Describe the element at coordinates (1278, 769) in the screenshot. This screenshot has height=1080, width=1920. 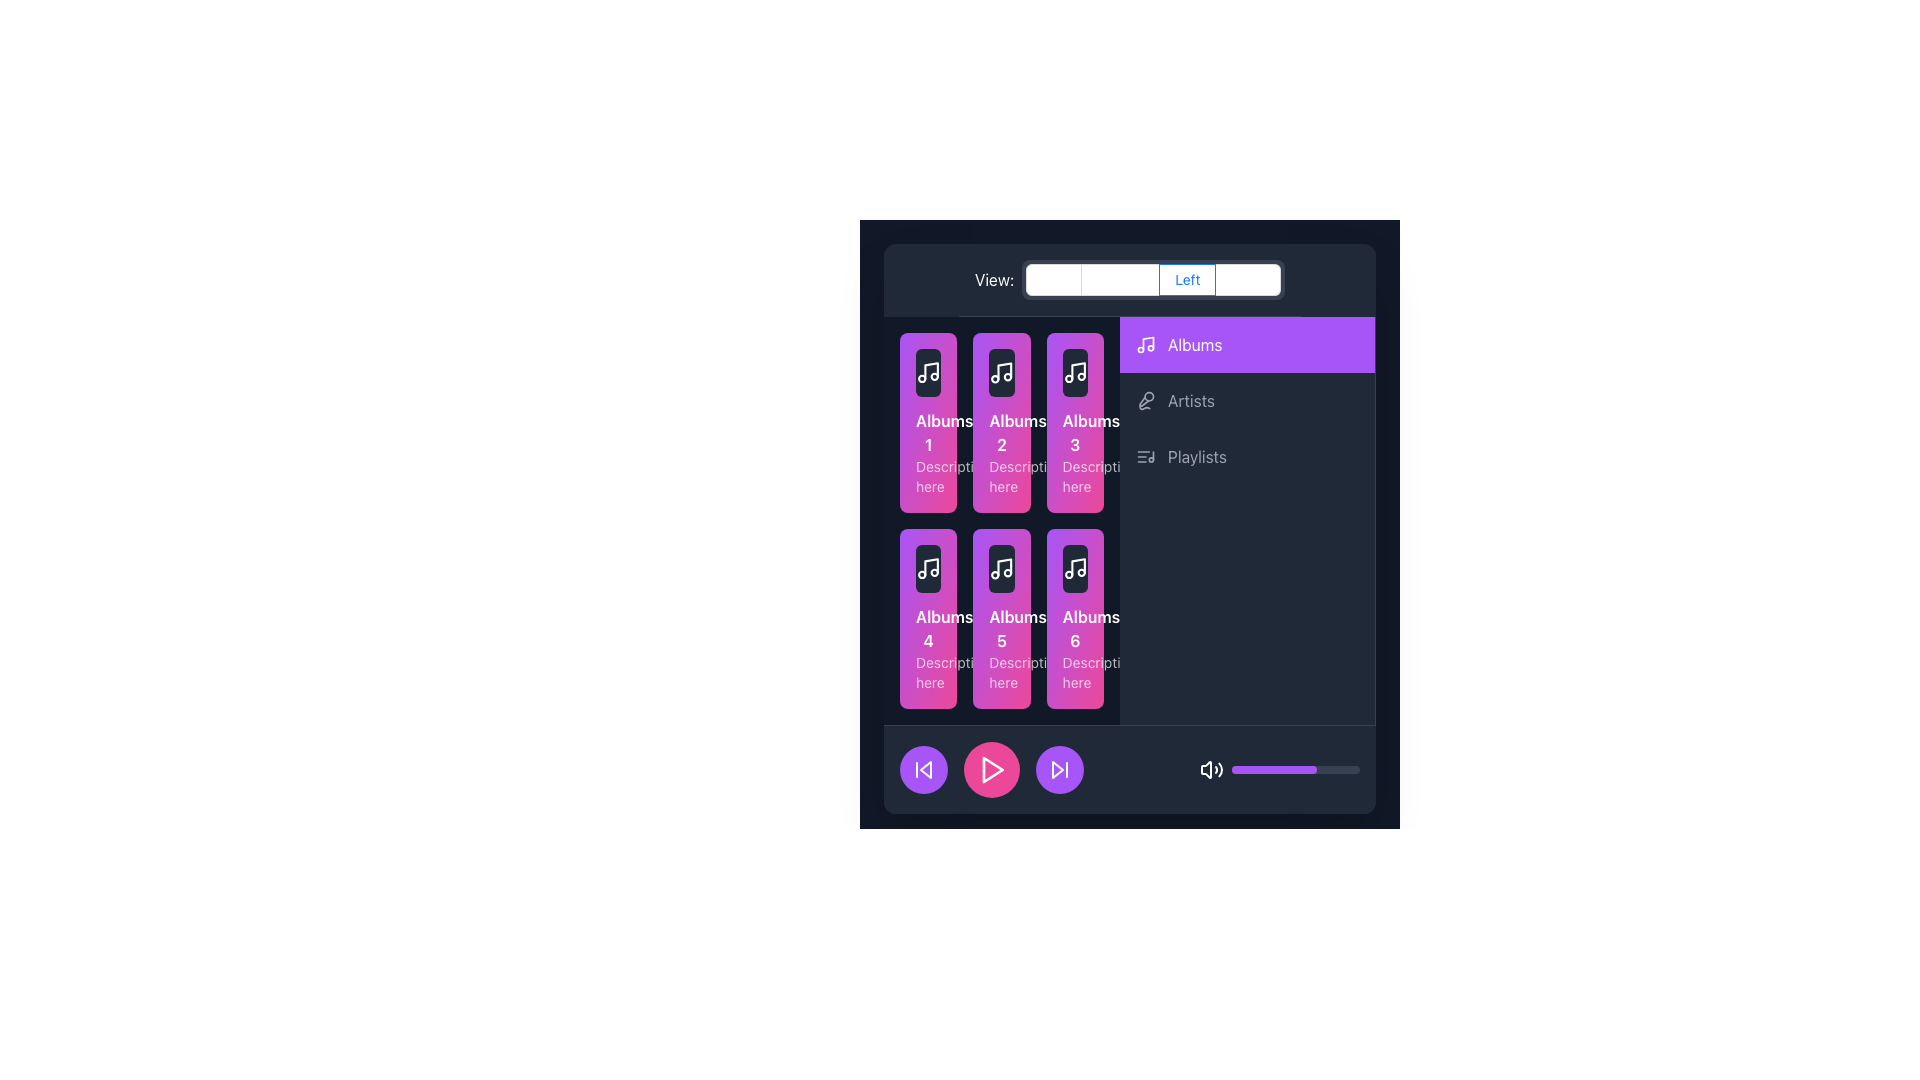
I see `the volume` at that location.